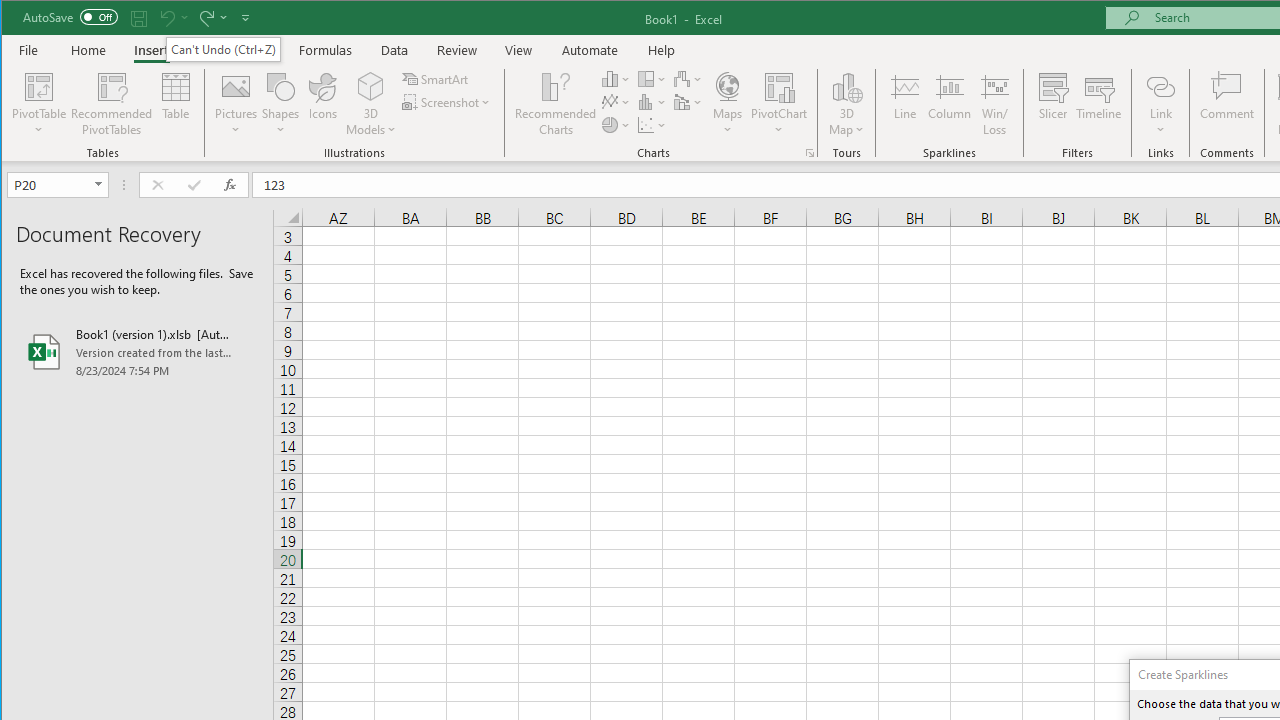 The height and width of the screenshot is (720, 1280). Describe the element at coordinates (176, 104) in the screenshot. I see `'Table'` at that location.